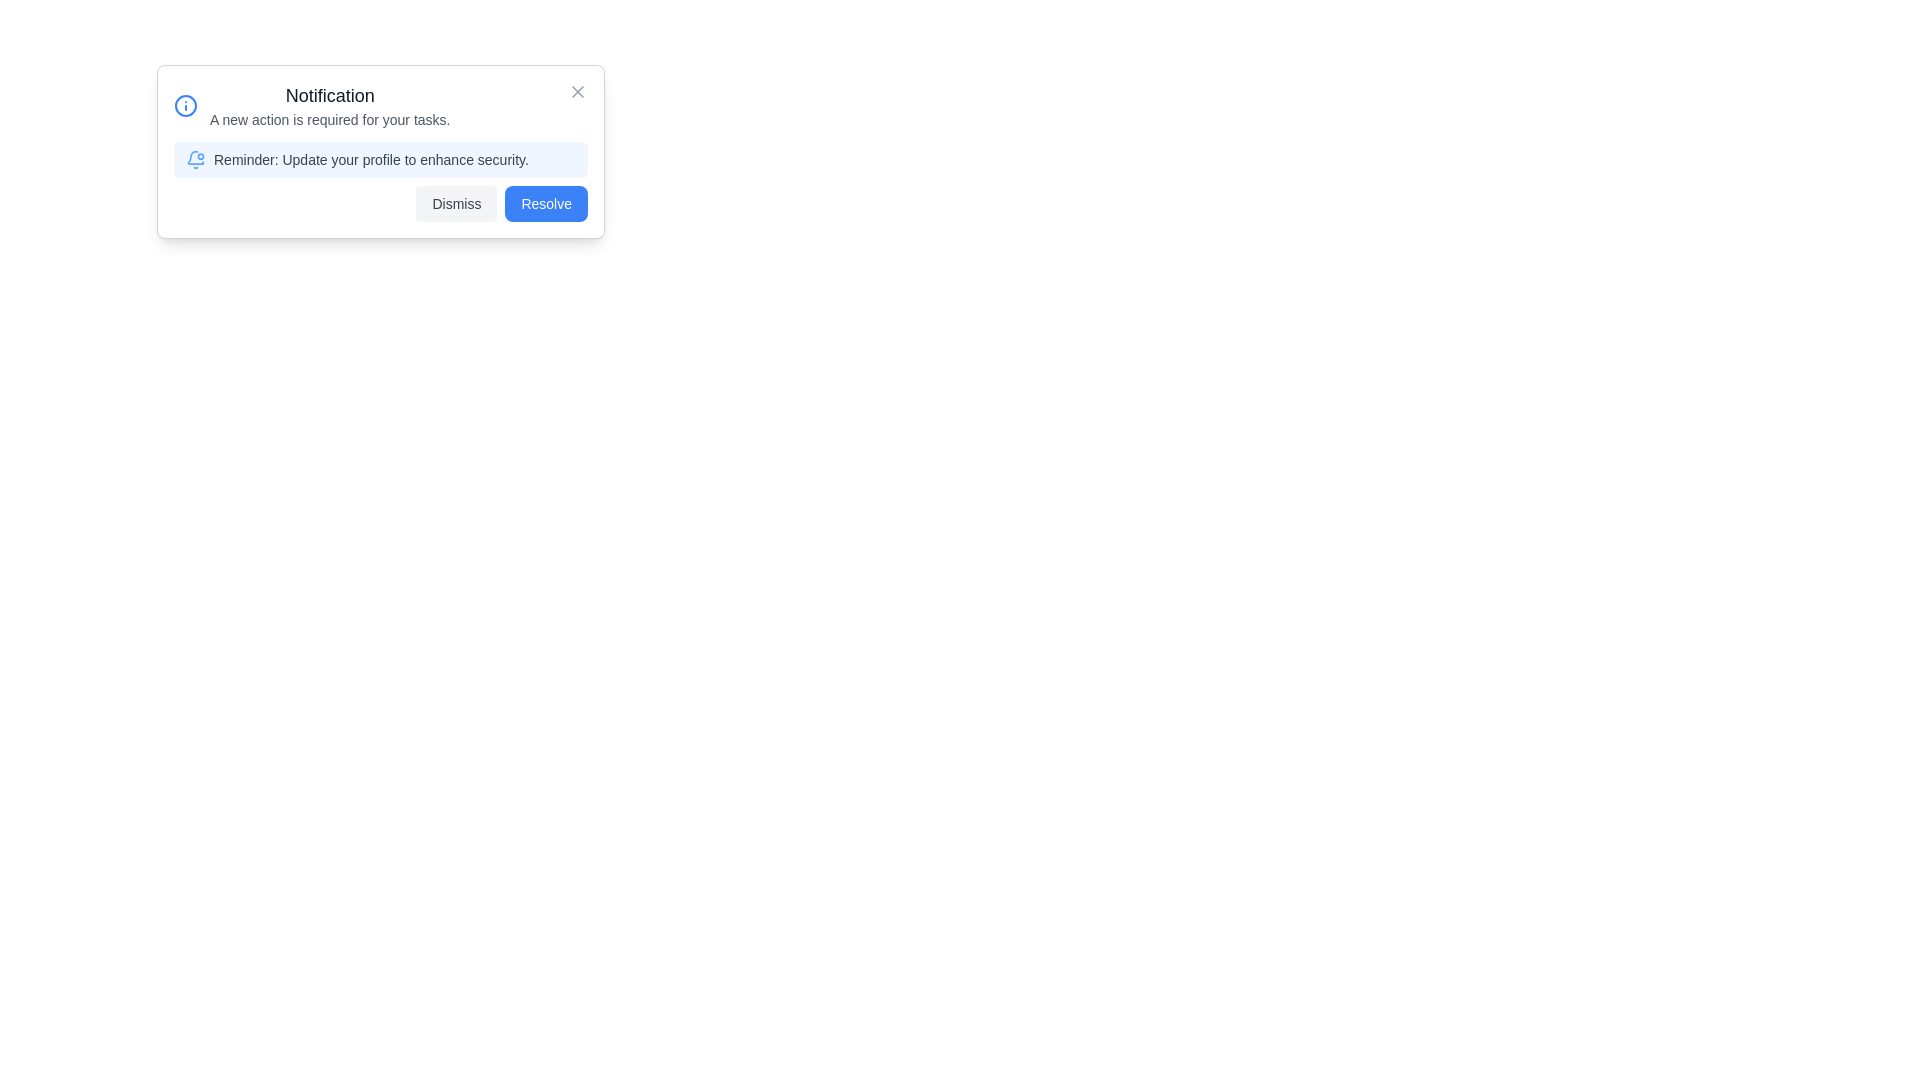 This screenshot has height=1080, width=1920. I want to click on the 'Dismiss' button with rounded corners and a light gray background, so click(455, 204).